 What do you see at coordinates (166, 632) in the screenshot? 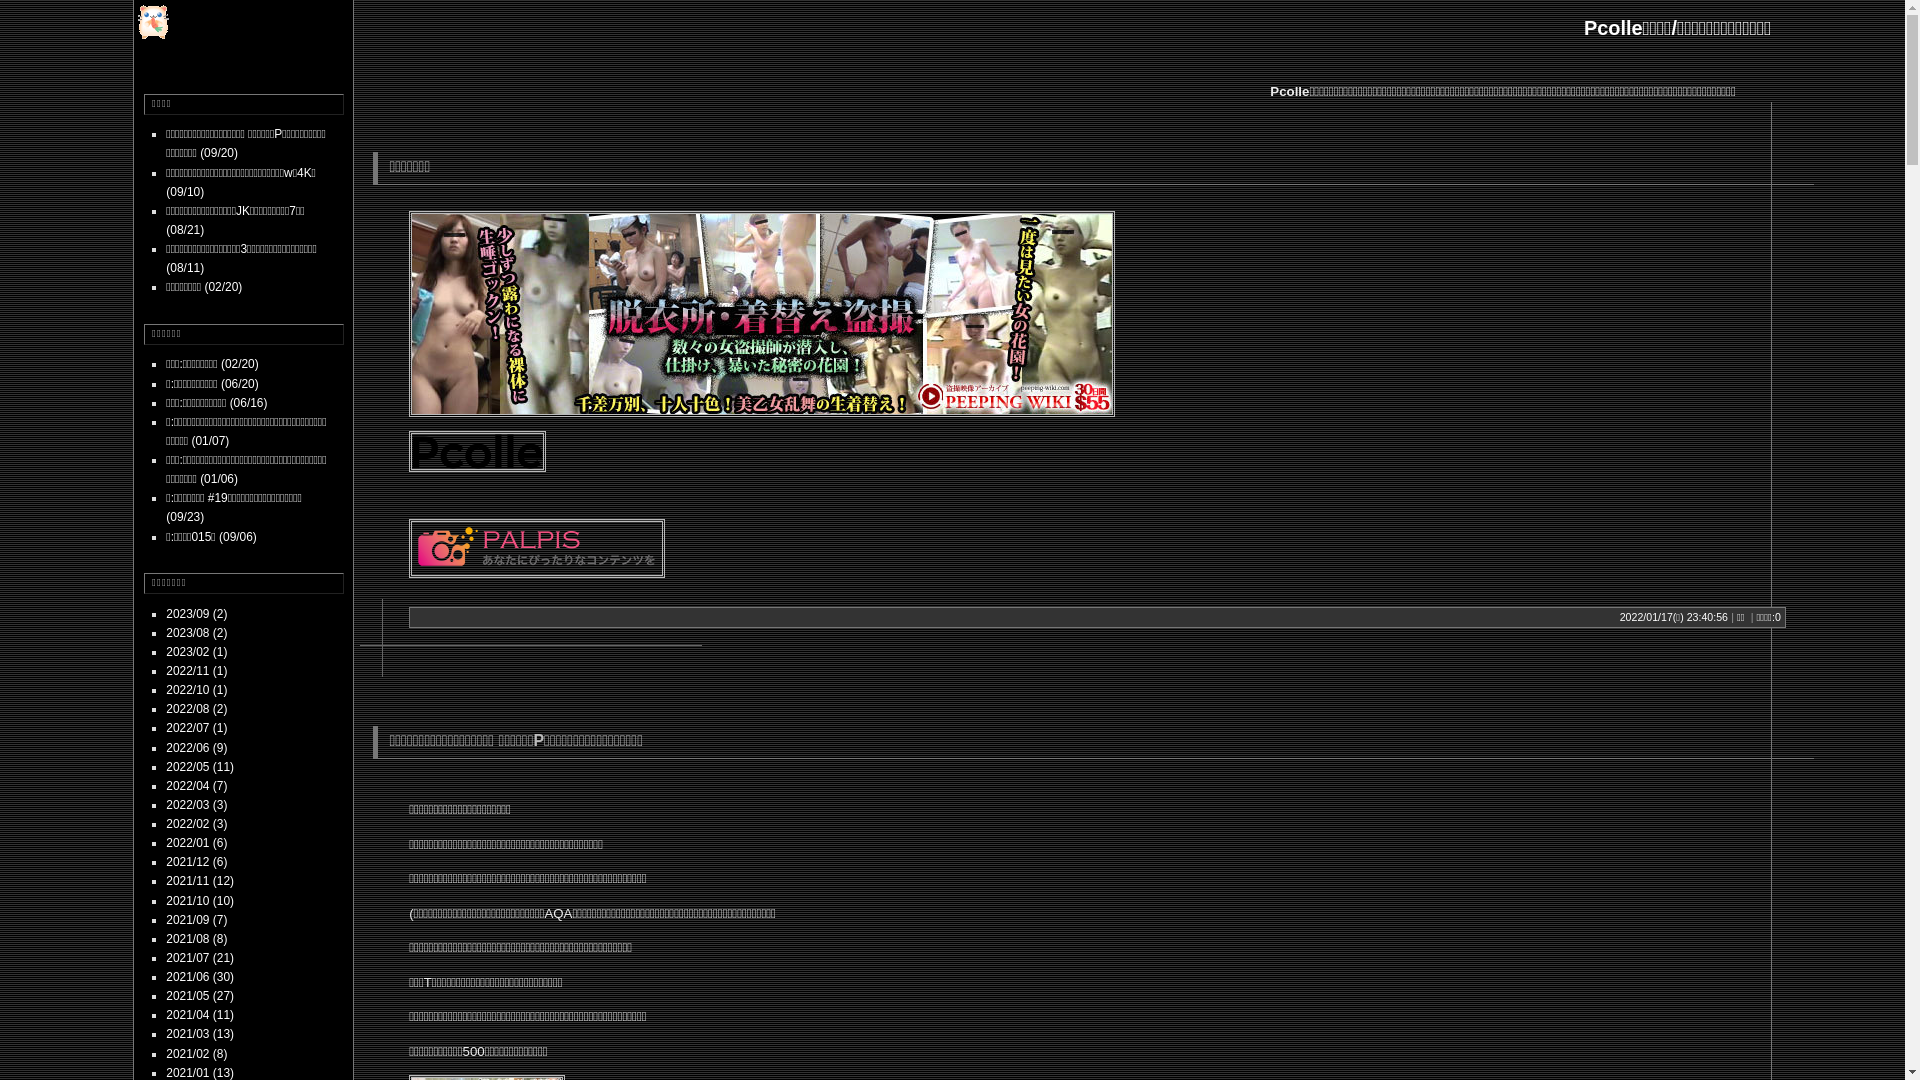
I see `'2023/08 (2)'` at bounding box center [166, 632].